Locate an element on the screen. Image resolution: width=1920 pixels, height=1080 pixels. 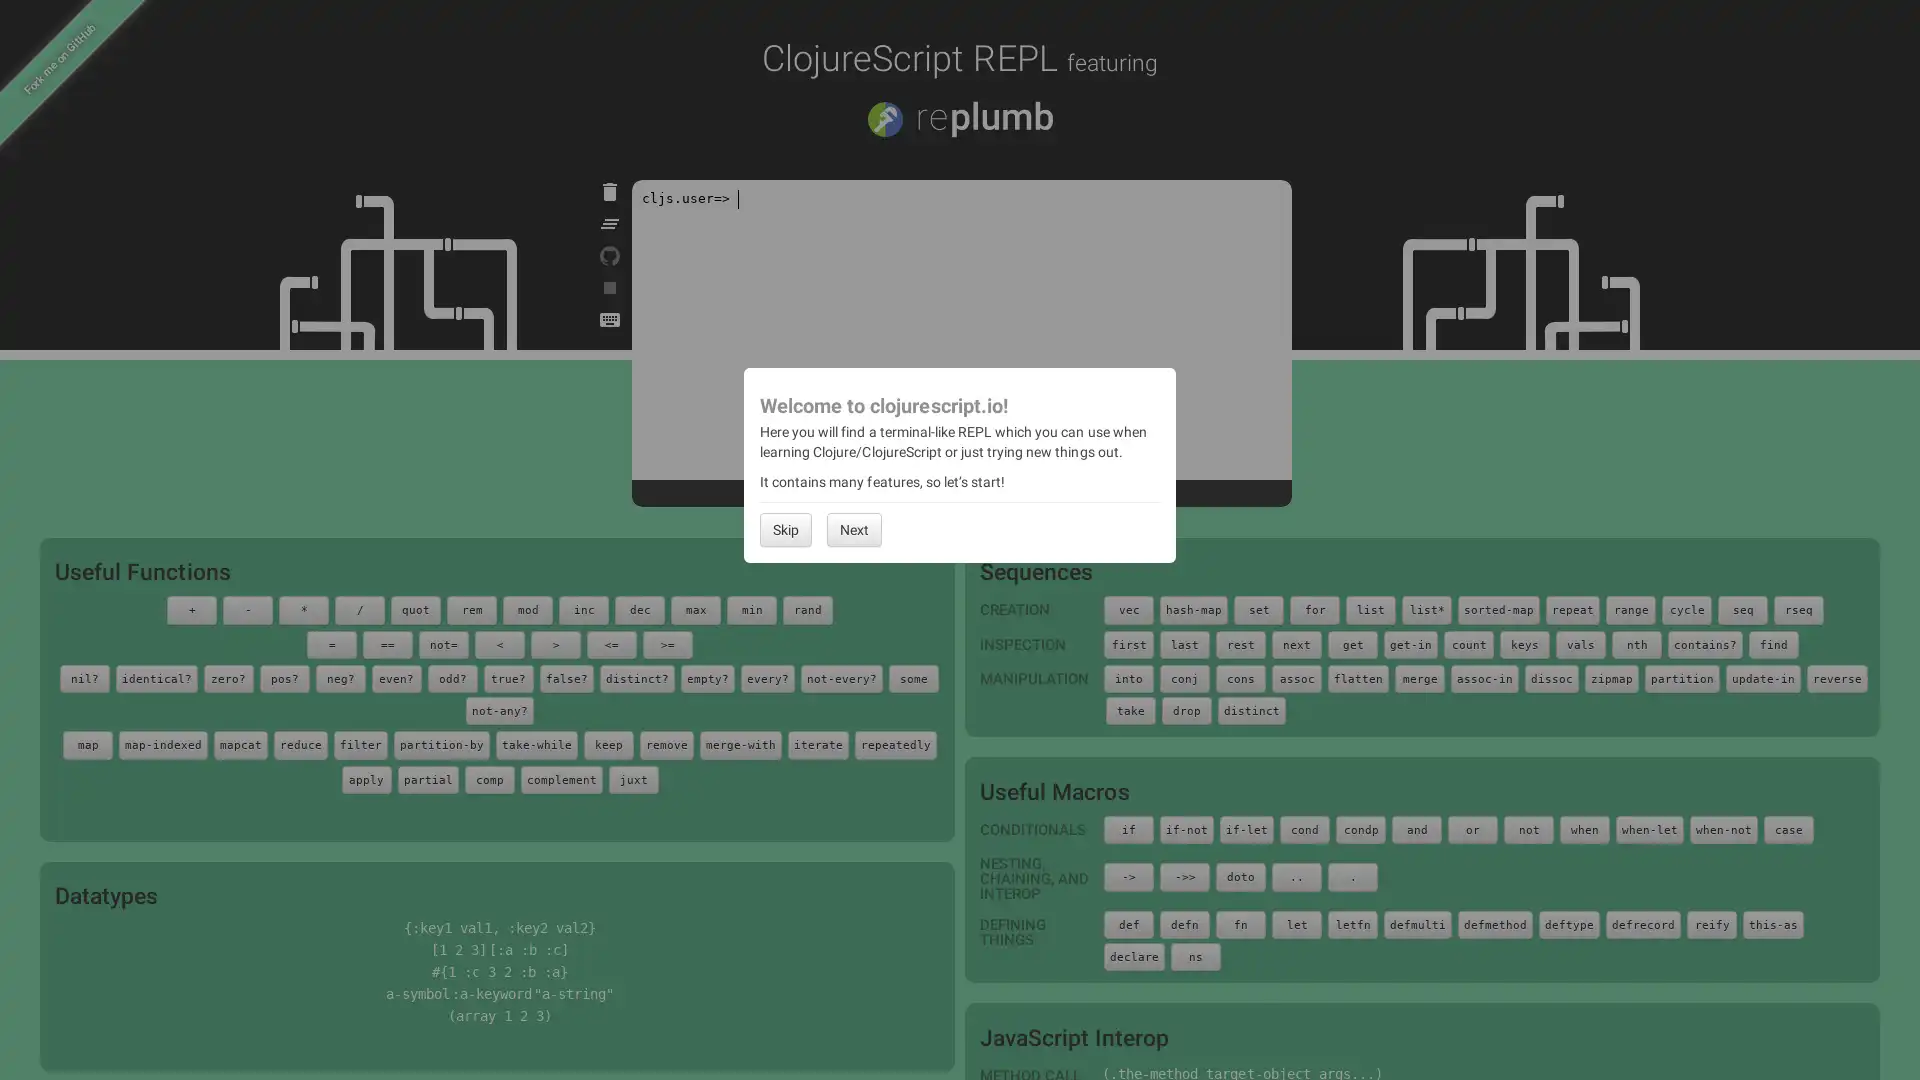
<= is located at coordinates (610, 644).